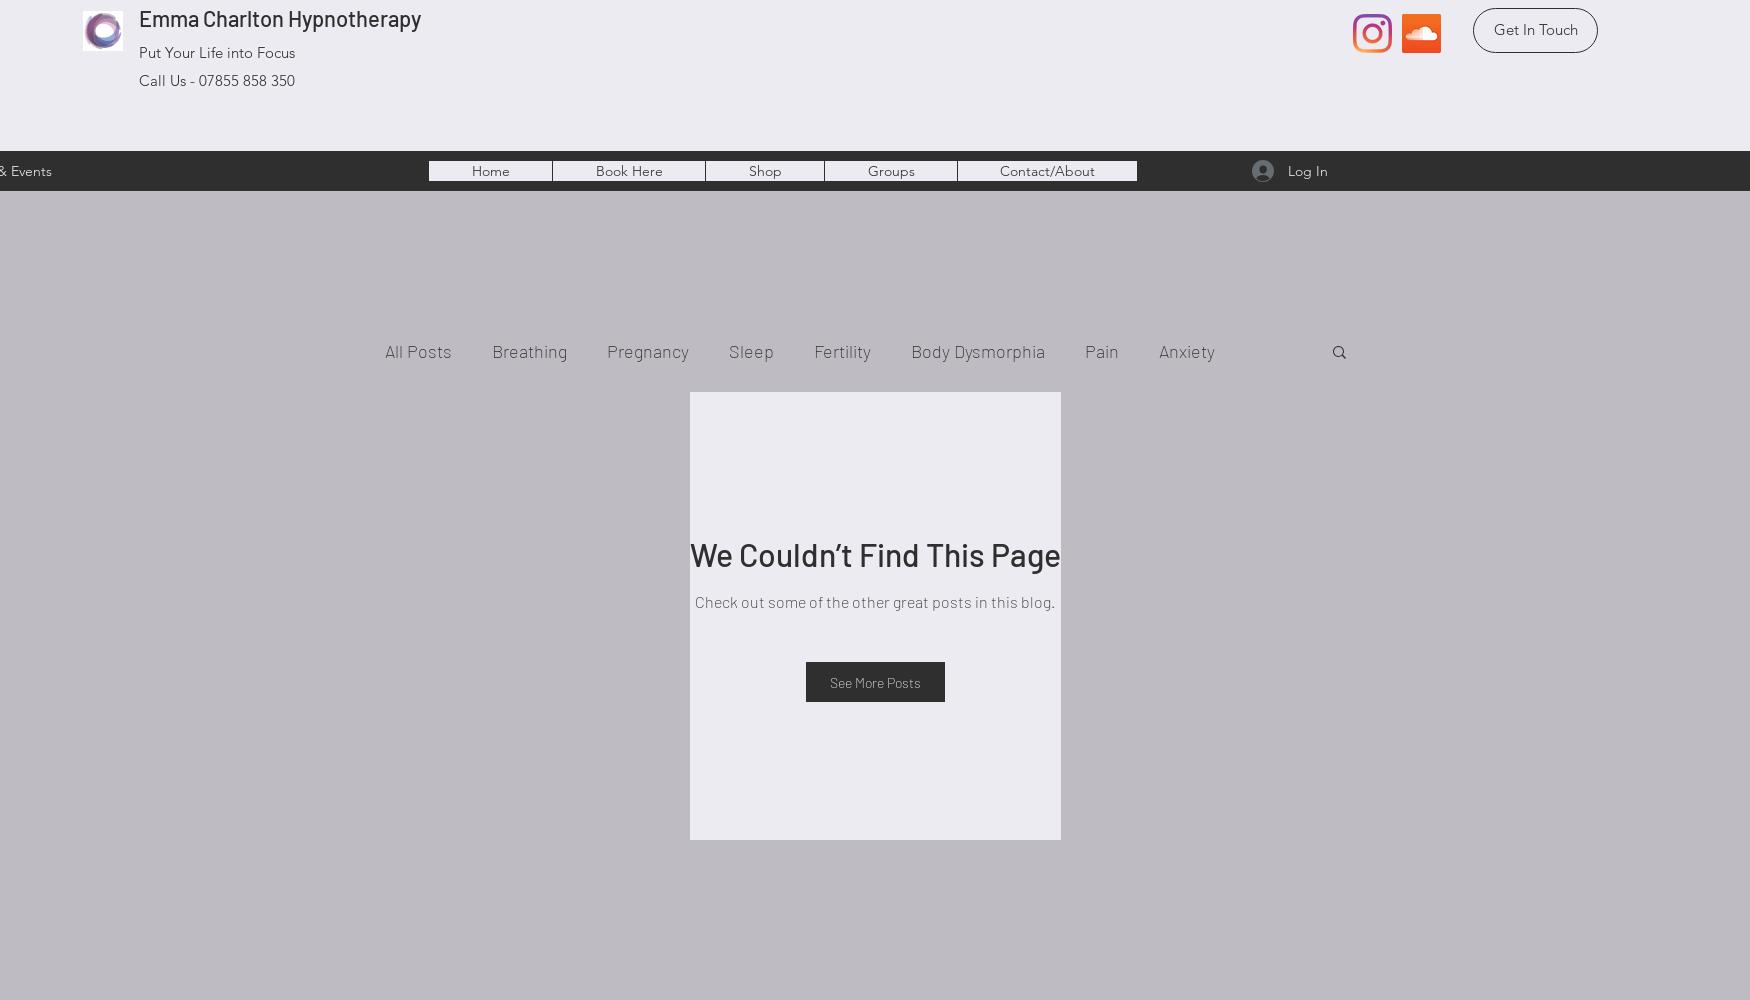  I want to click on 'All Posts', so click(417, 350).